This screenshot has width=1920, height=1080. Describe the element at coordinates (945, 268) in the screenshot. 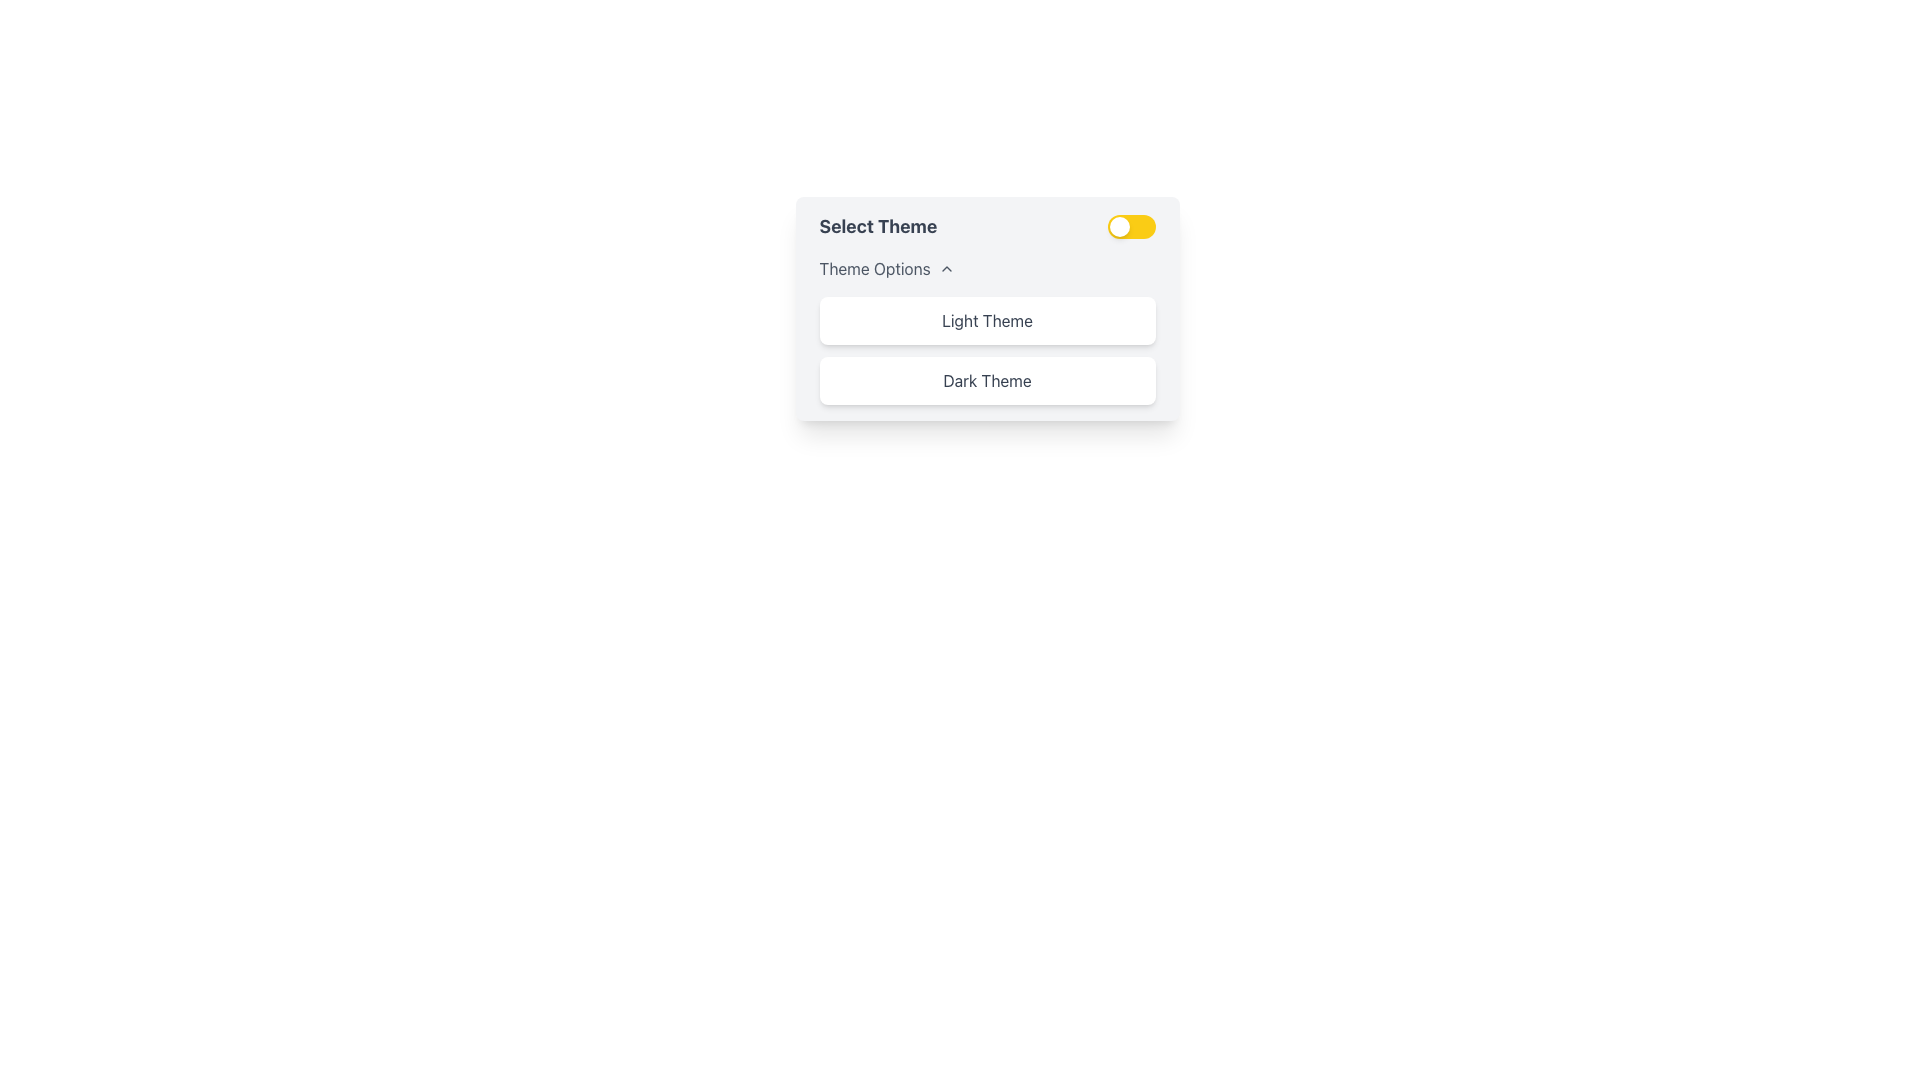

I see `the collapsible toggle icon located on the right side of the 'Theme Options' text` at that location.